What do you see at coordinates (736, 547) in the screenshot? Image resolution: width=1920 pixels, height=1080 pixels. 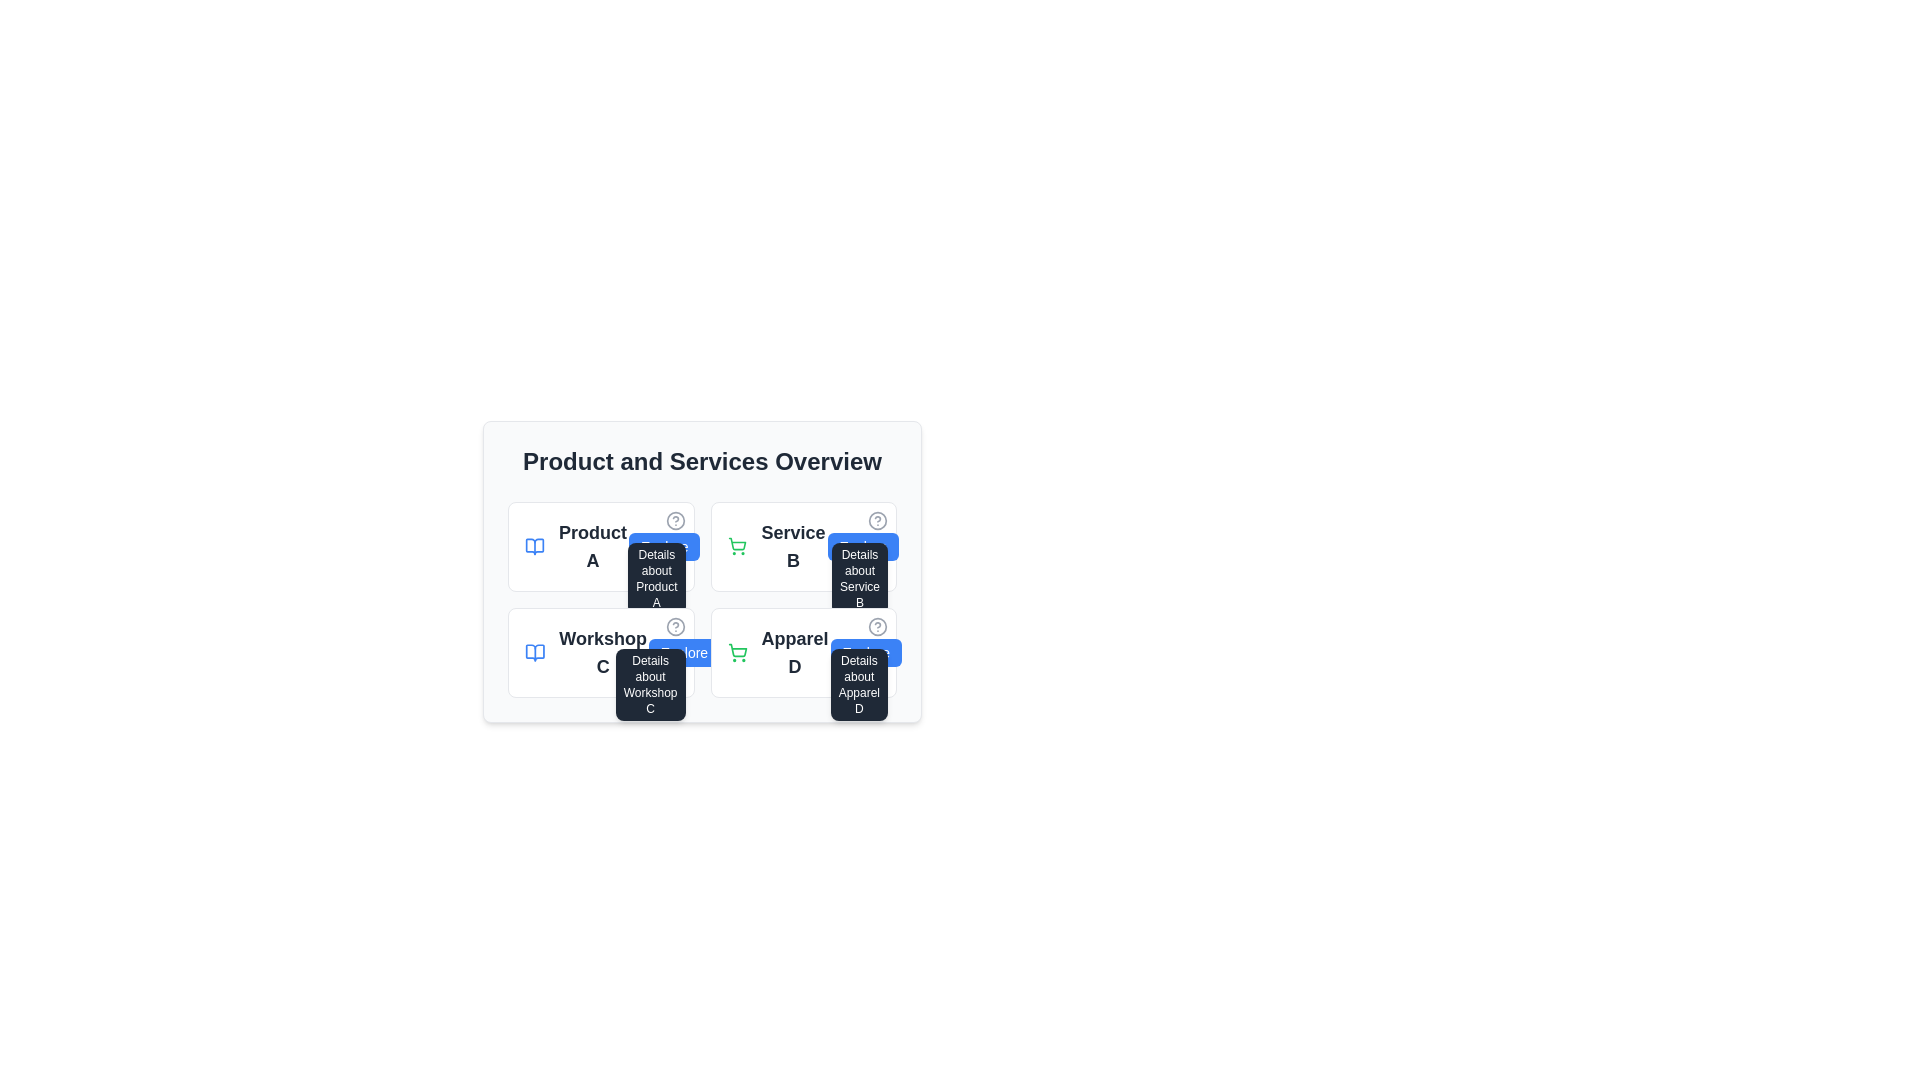 I see `the green shopping cart icon located in the top-right section of the 'Service B' card to initiate an action` at bounding box center [736, 547].